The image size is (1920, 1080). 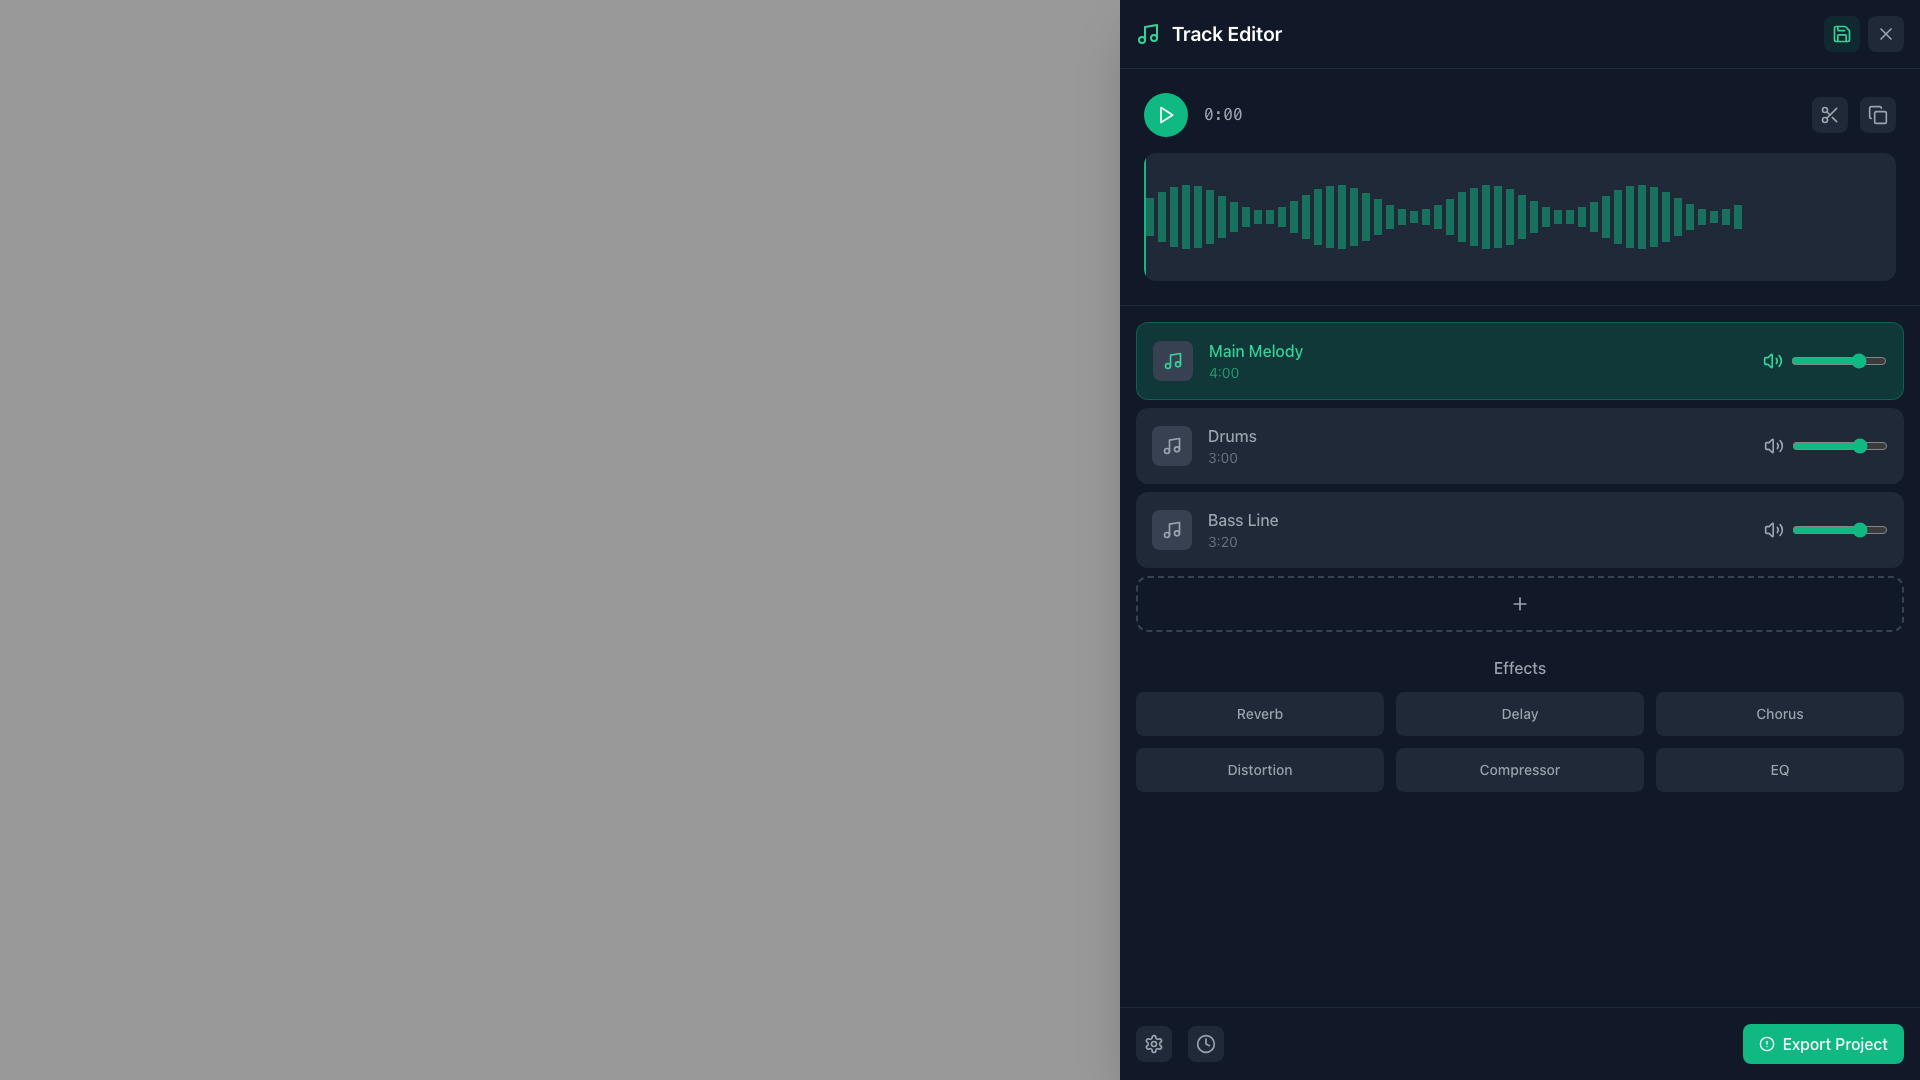 What do you see at coordinates (1449, 216) in the screenshot?
I see `the 27th vertical bar in the waveform that serves as a marker, indicating a specific point in time` at bounding box center [1449, 216].